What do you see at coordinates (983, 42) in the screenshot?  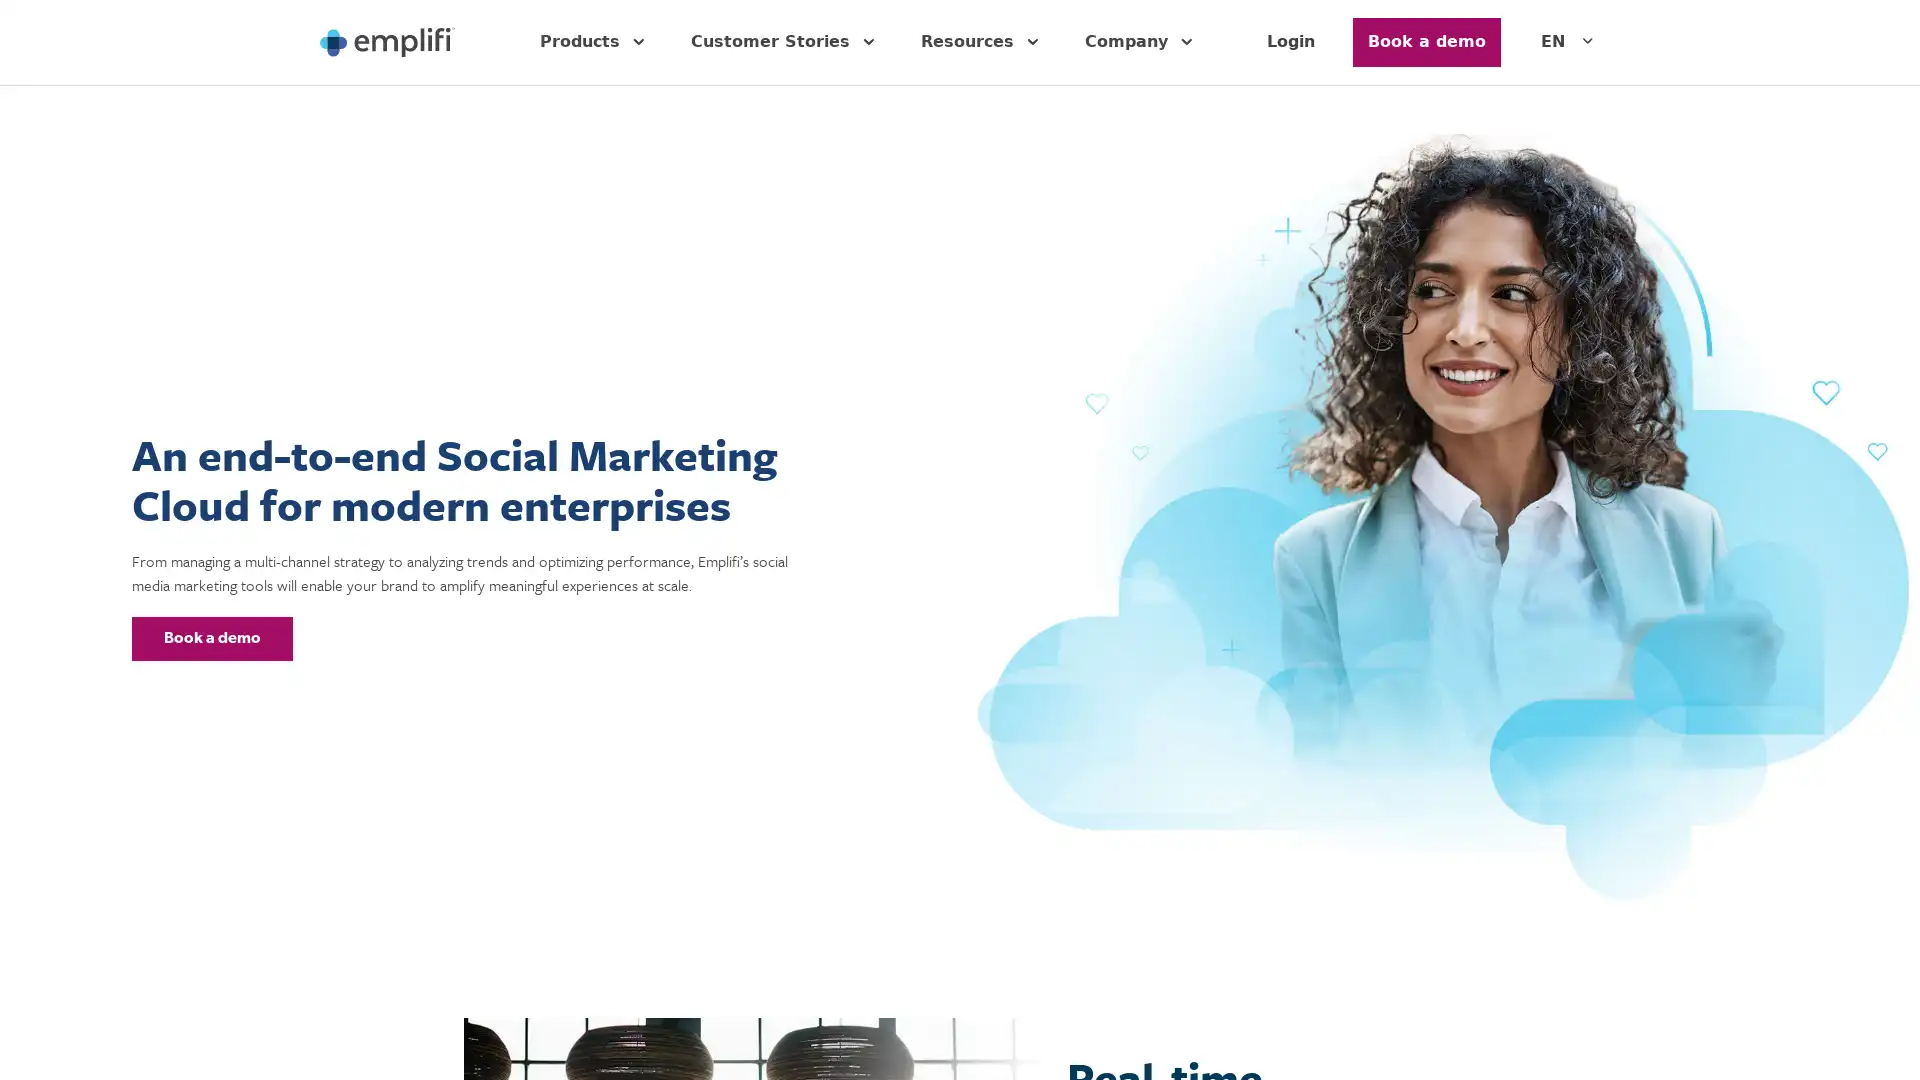 I see `Resources` at bounding box center [983, 42].